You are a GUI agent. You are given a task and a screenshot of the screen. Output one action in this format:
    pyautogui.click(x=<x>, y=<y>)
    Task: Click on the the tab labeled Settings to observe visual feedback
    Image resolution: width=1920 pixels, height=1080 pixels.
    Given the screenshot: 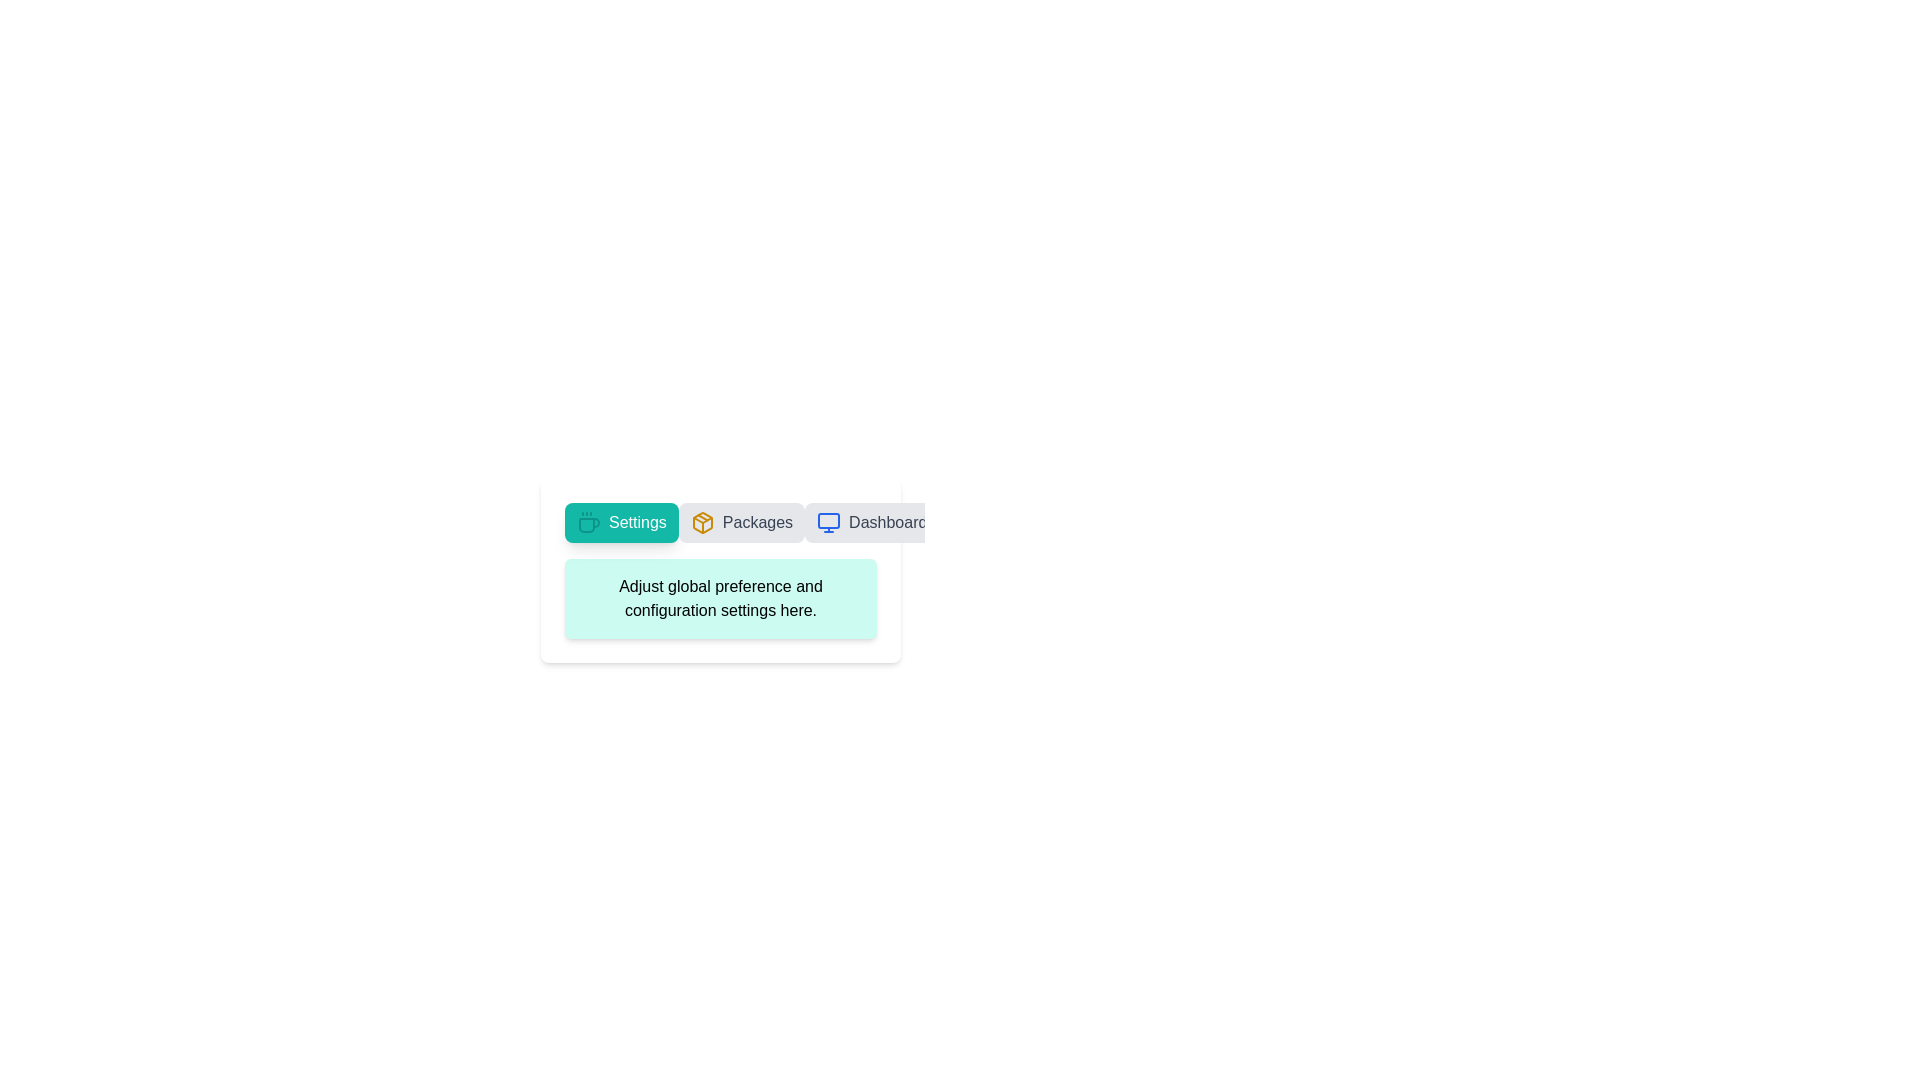 What is the action you would take?
    pyautogui.click(x=620, y=522)
    